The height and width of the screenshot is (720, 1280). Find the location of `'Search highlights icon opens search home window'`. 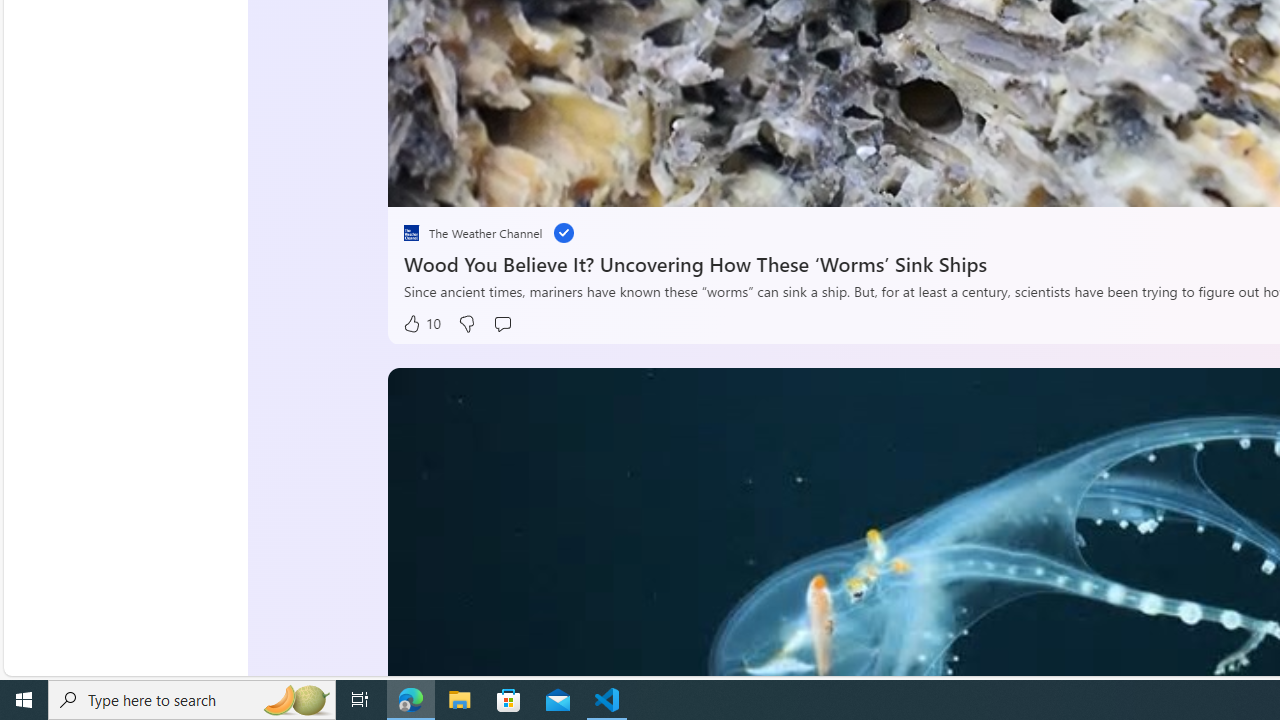

'Search highlights icon opens search home window' is located at coordinates (294, 698).